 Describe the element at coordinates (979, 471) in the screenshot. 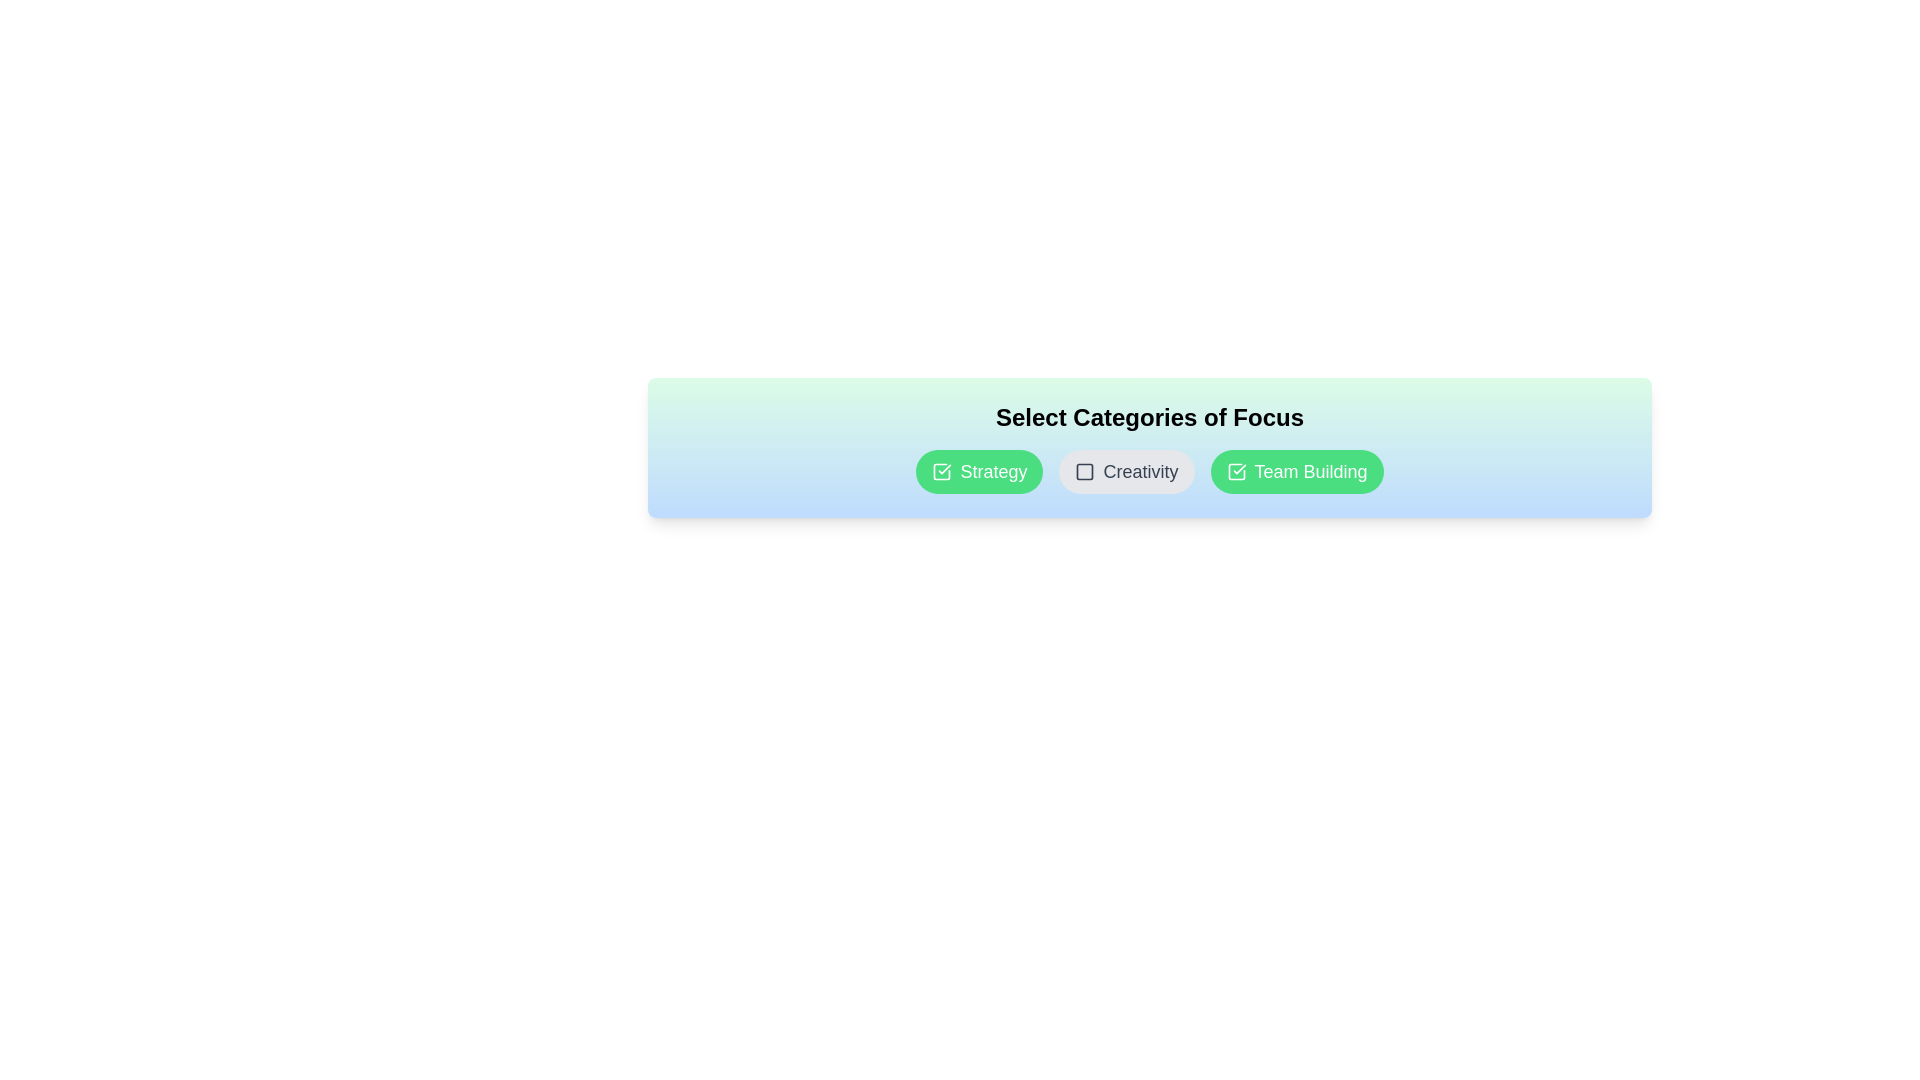

I see `the category chip labeled Strategy` at that location.